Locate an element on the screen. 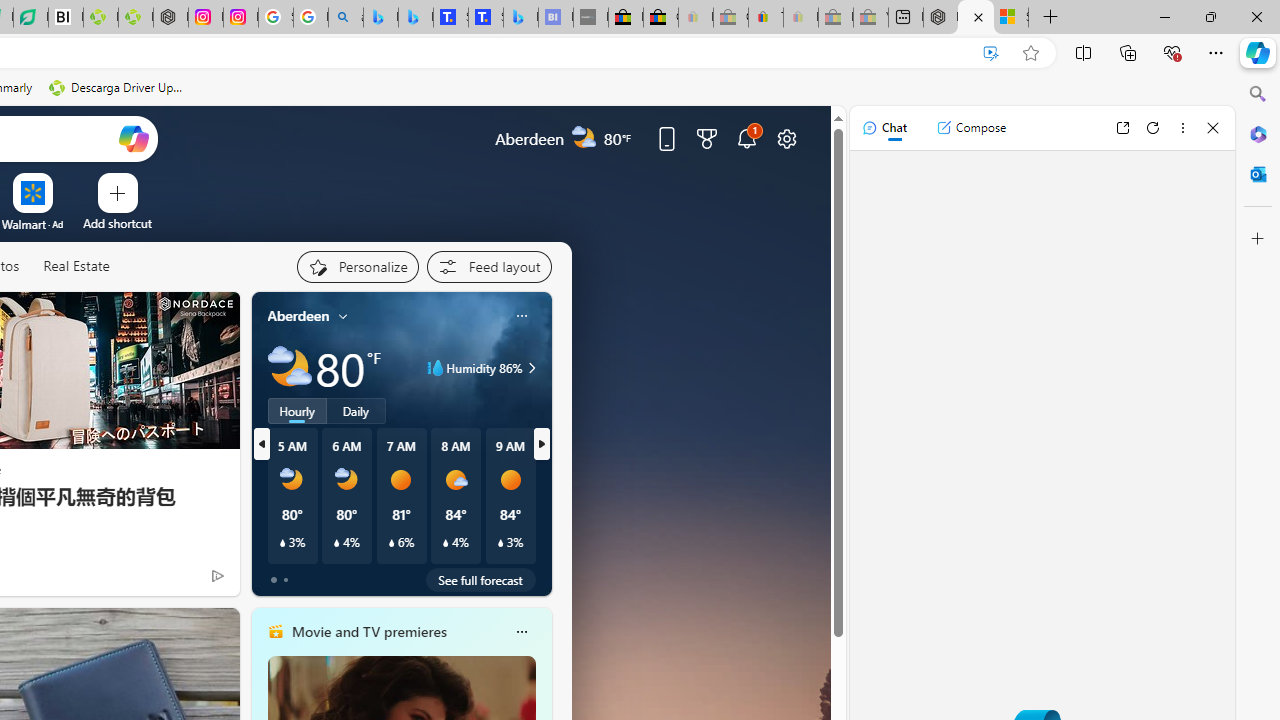 This screenshot has height=720, width=1280. 'Press Room - eBay Inc. - Sleeping' is located at coordinates (835, 17).